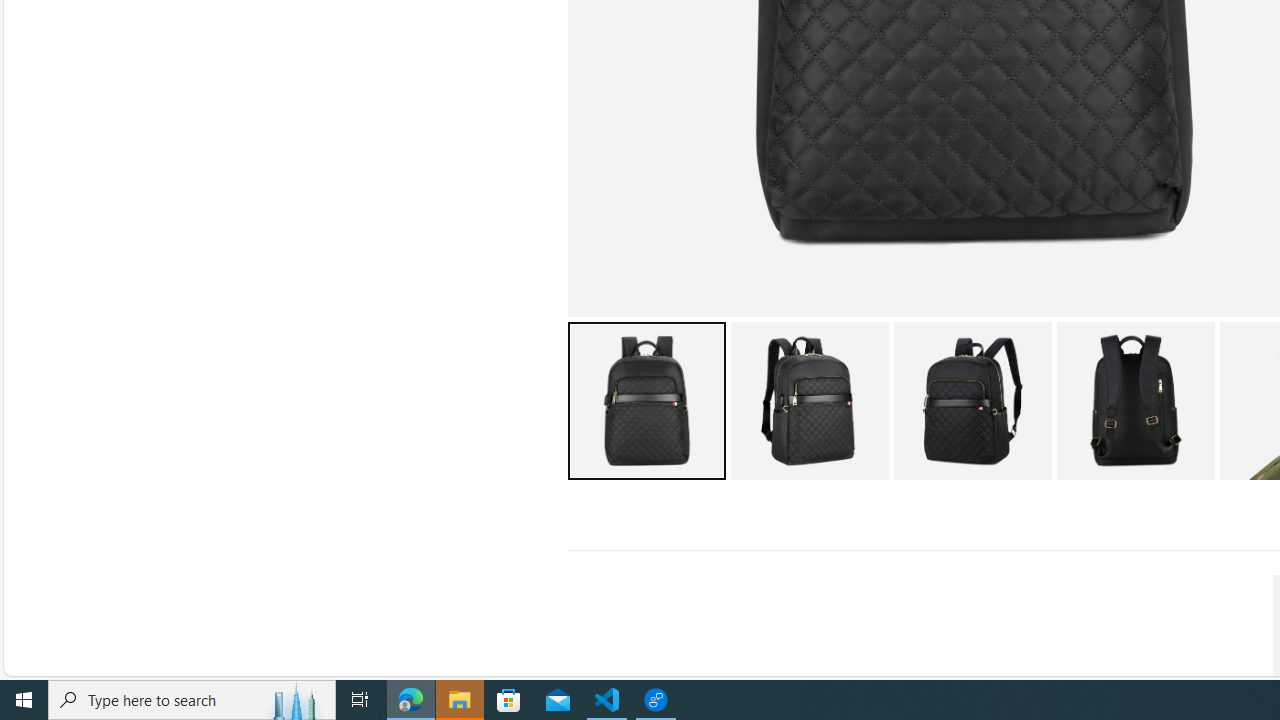 This screenshot has height=720, width=1280. I want to click on 'Task View', so click(359, 698).